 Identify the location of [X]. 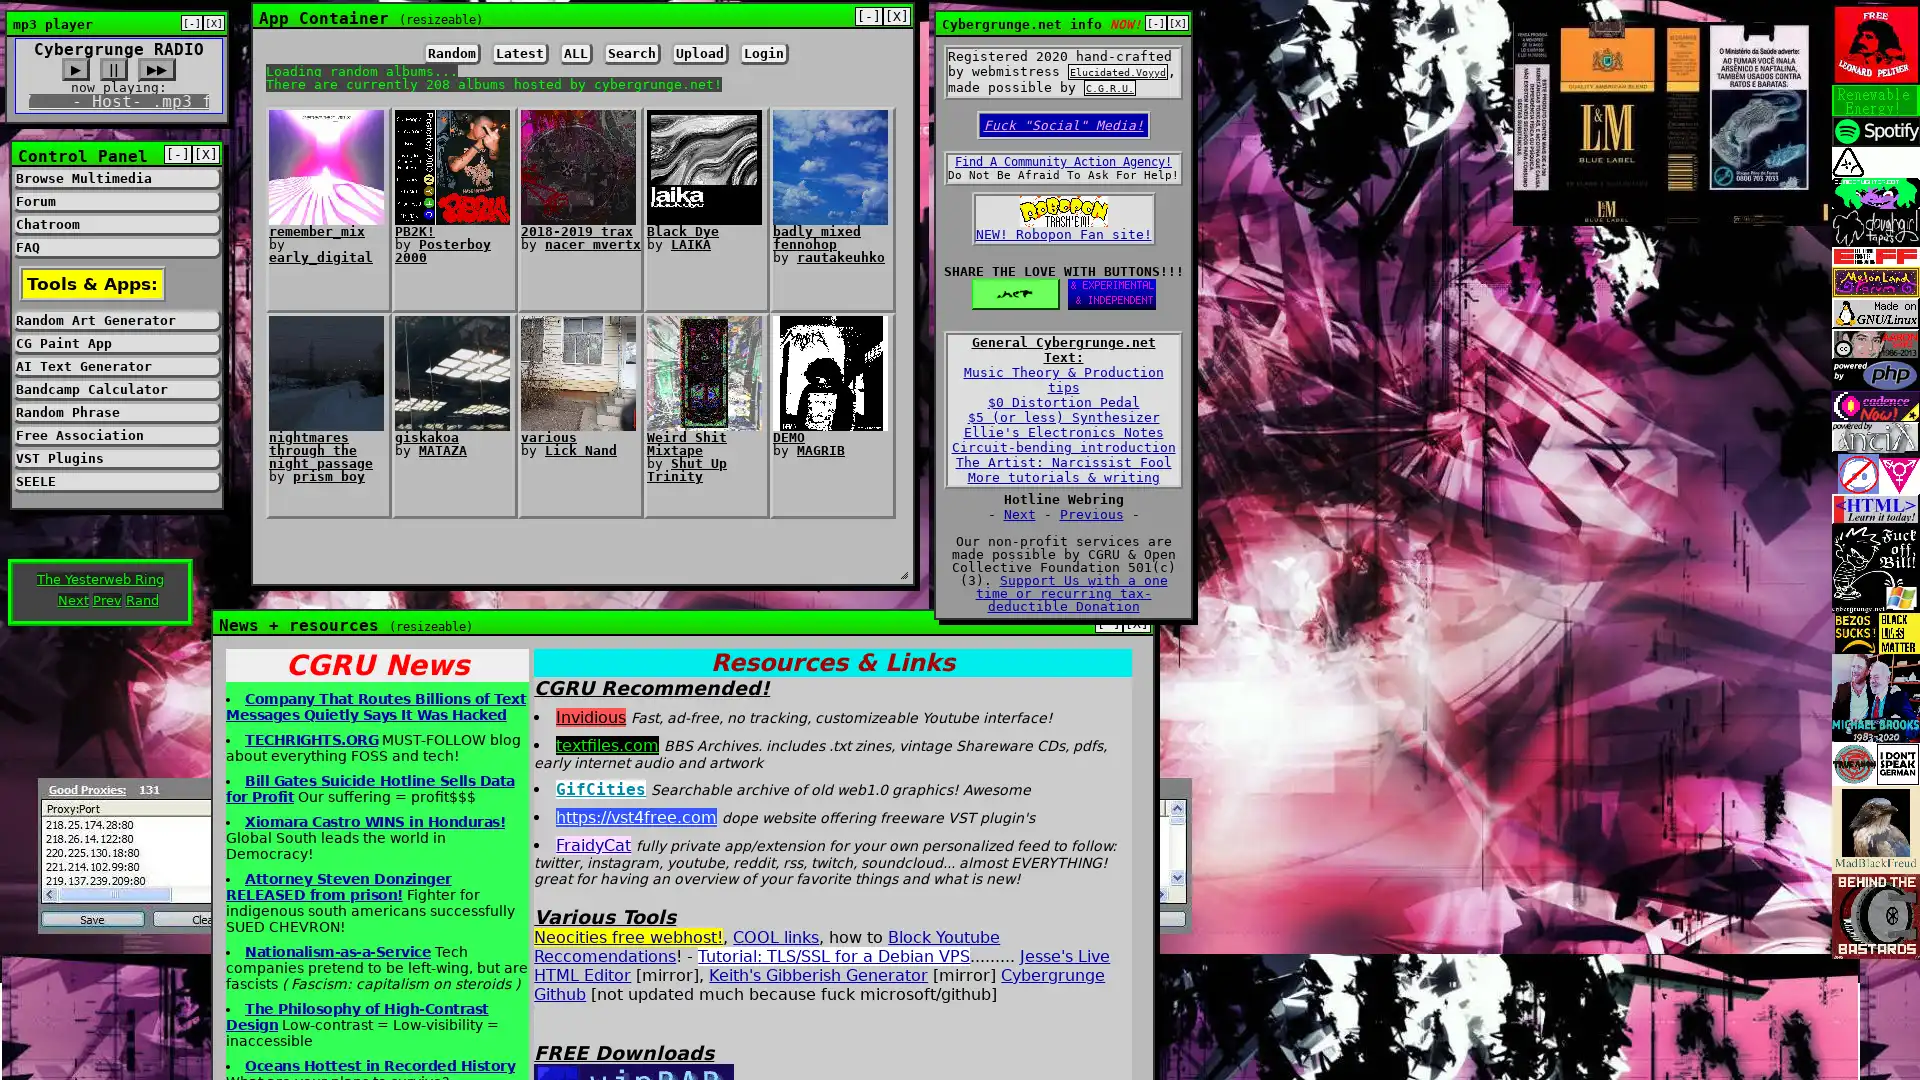
(1177, 23).